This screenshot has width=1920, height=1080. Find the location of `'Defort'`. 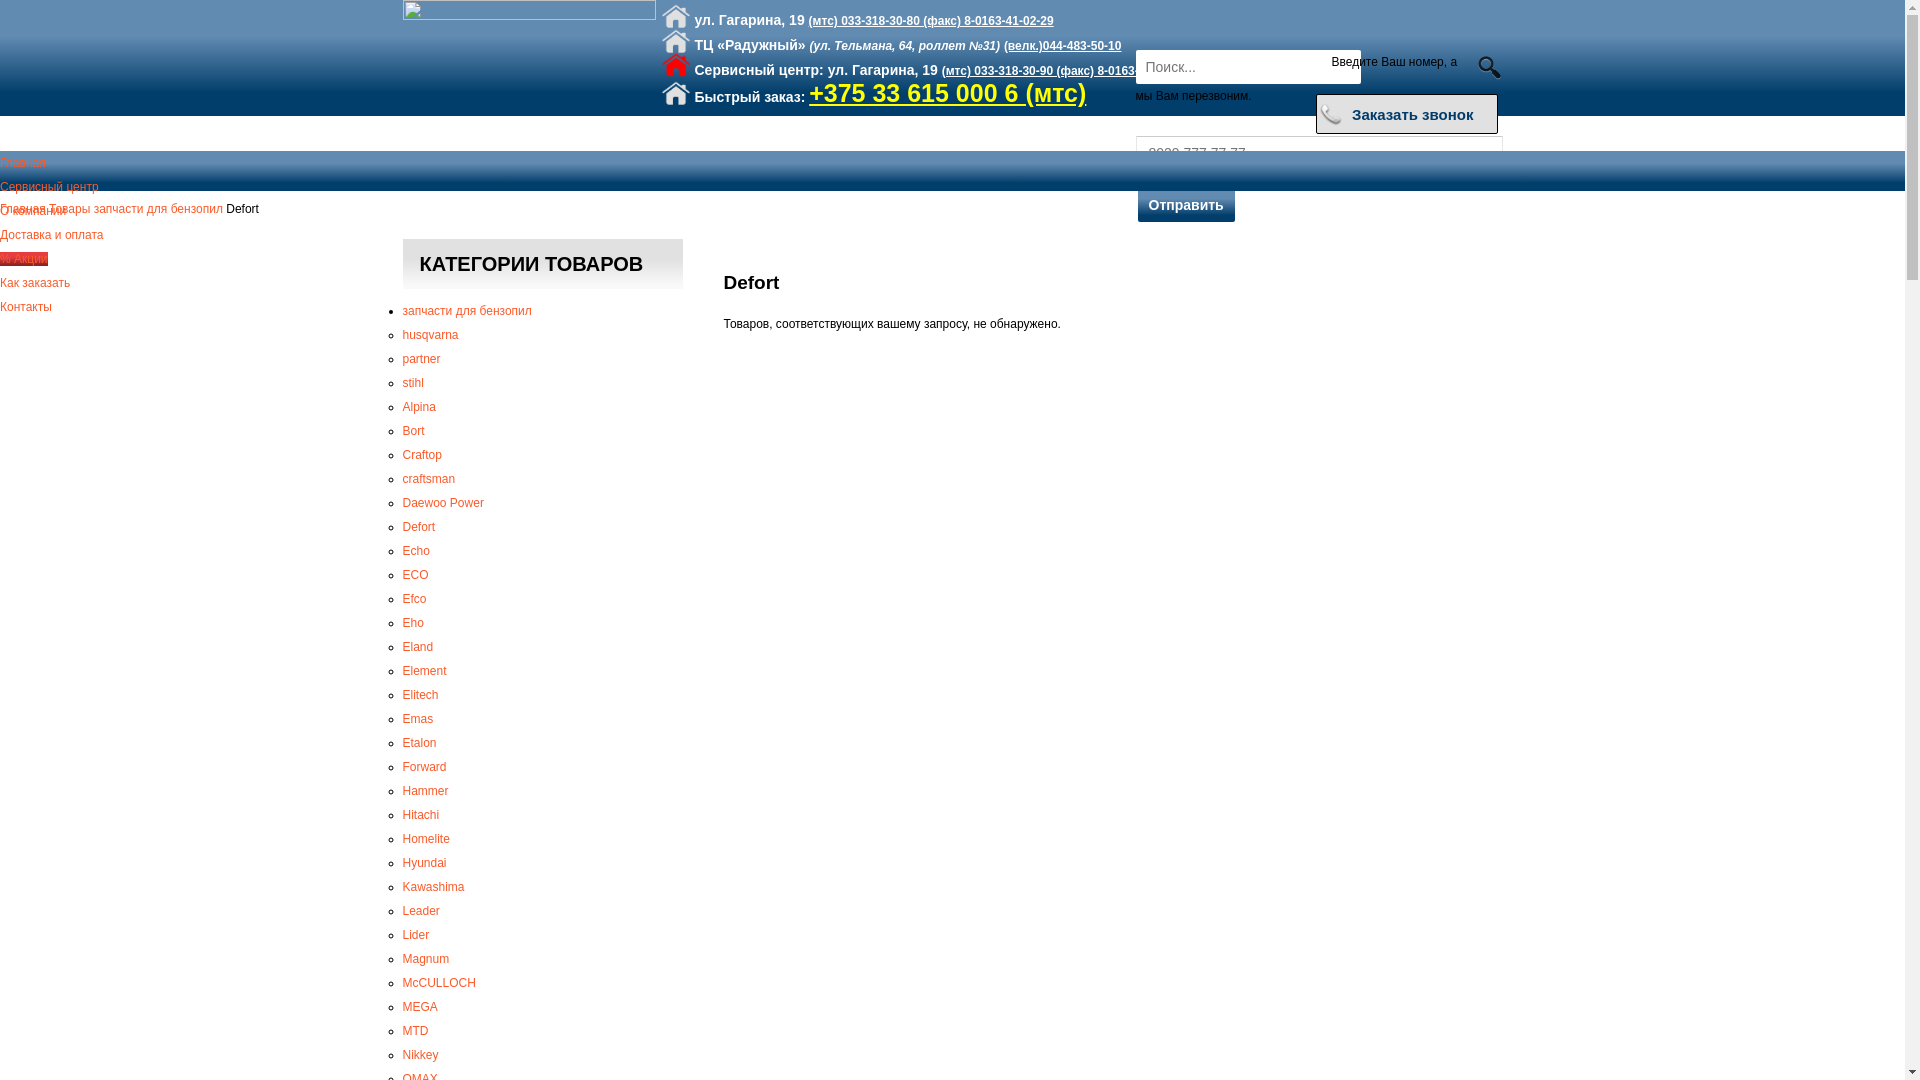

'Defort' is located at coordinates (417, 526).